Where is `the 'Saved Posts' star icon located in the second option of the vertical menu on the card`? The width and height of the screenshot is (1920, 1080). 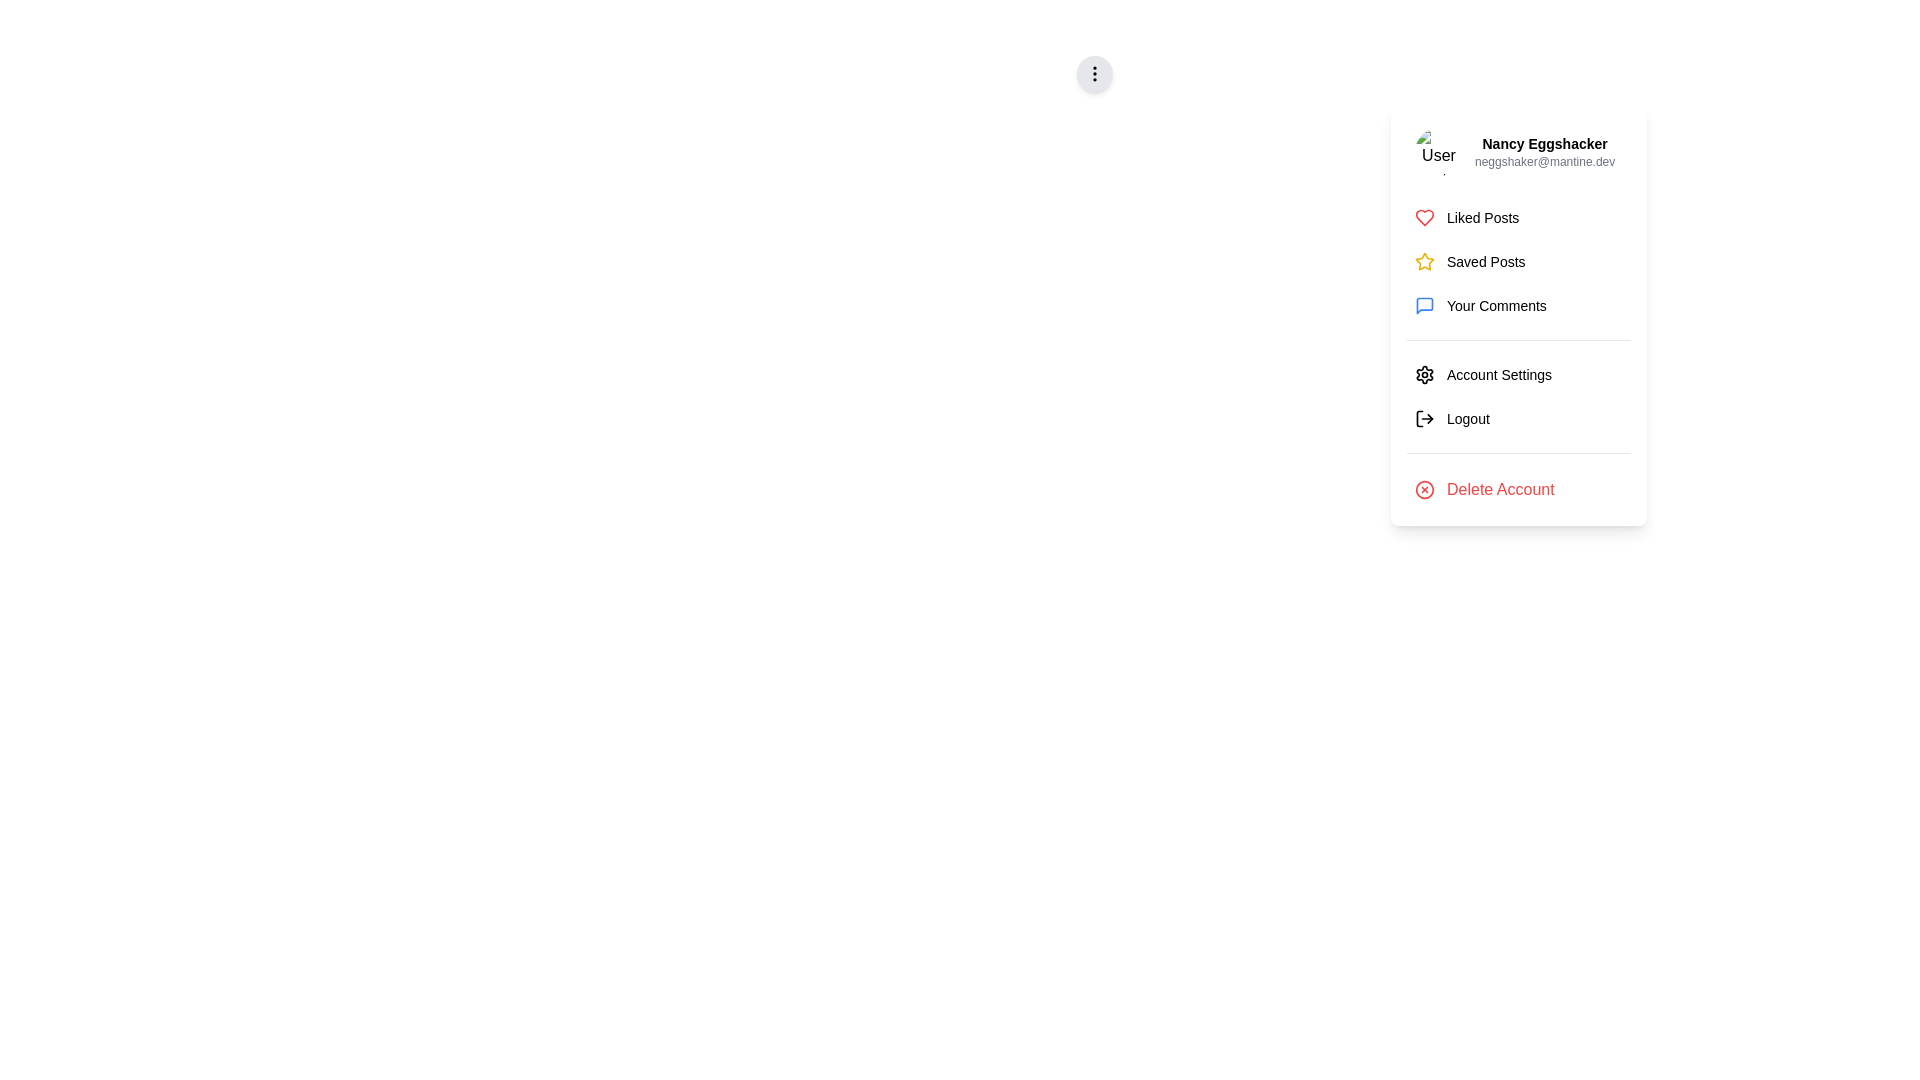 the 'Saved Posts' star icon located in the second option of the vertical menu on the card is located at coordinates (1424, 260).